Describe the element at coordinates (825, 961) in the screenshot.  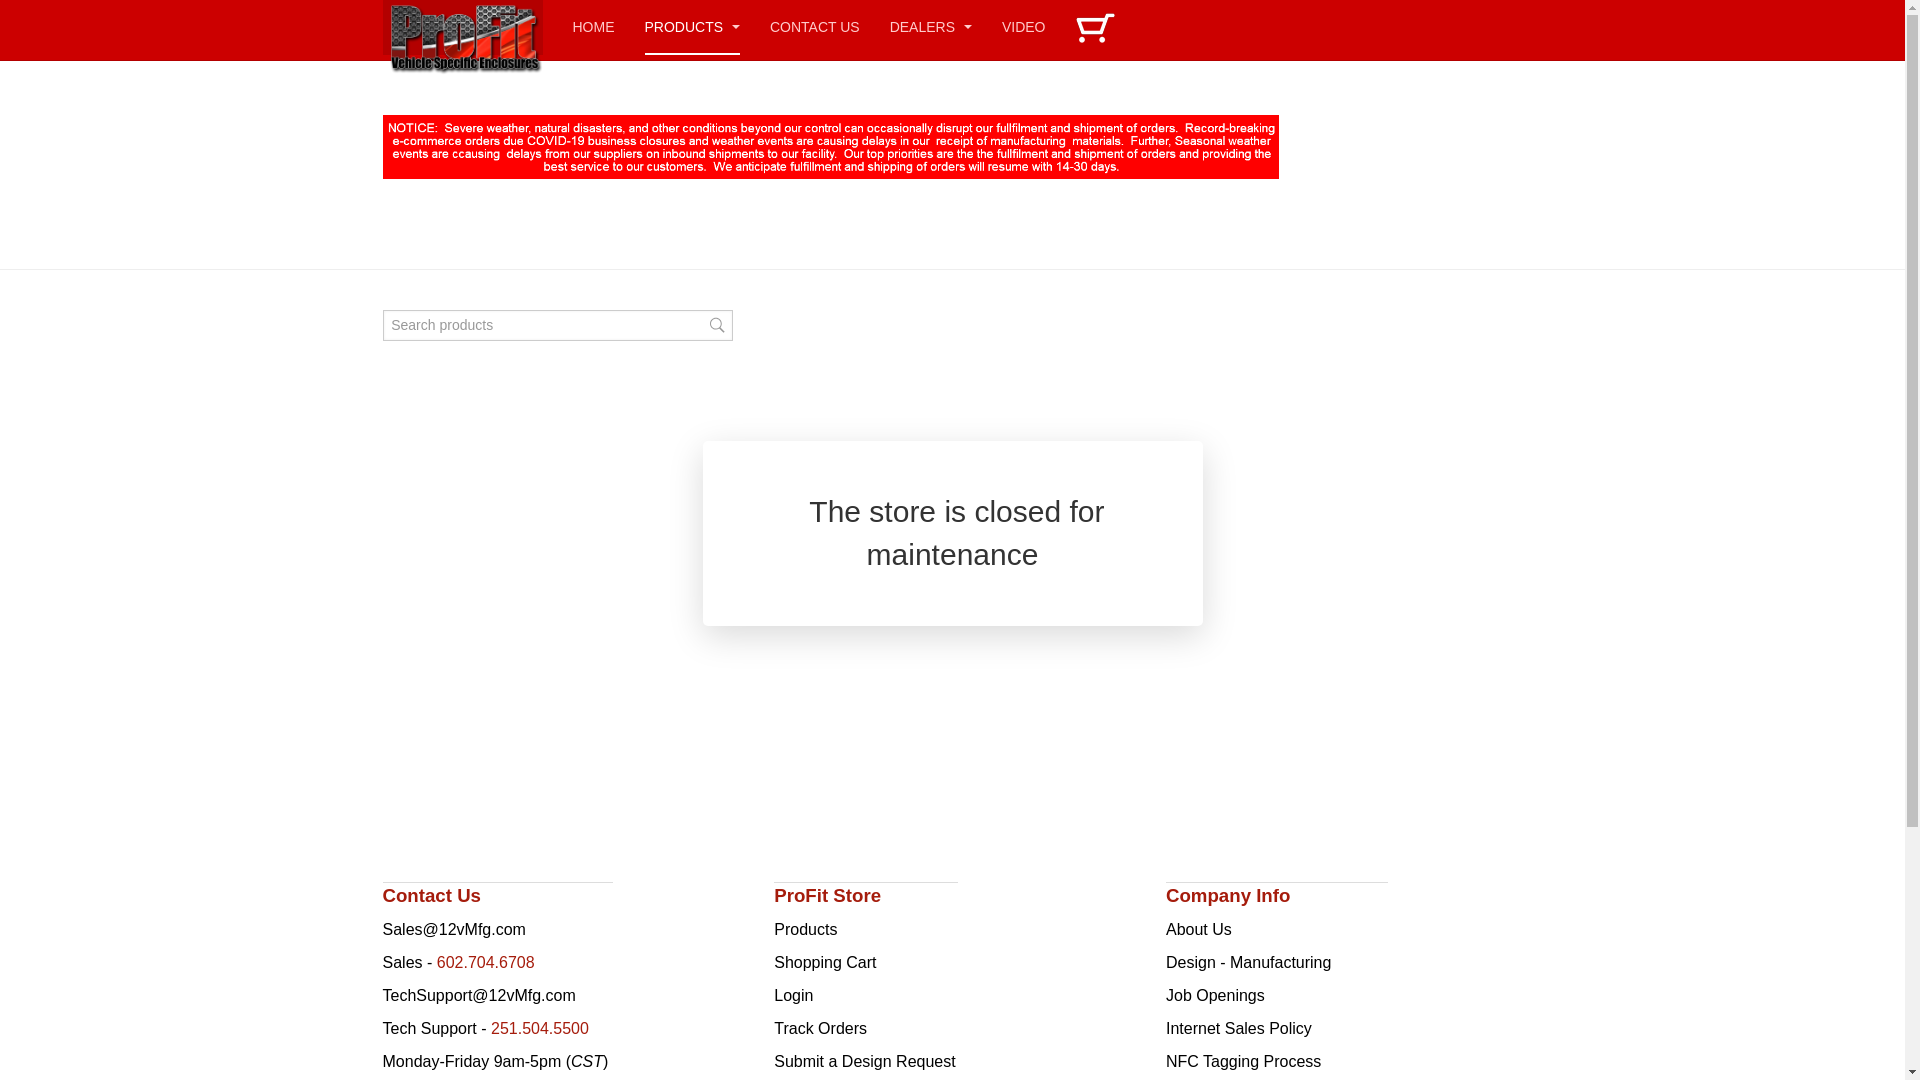
I see `'Shopping Cart'` at that location.